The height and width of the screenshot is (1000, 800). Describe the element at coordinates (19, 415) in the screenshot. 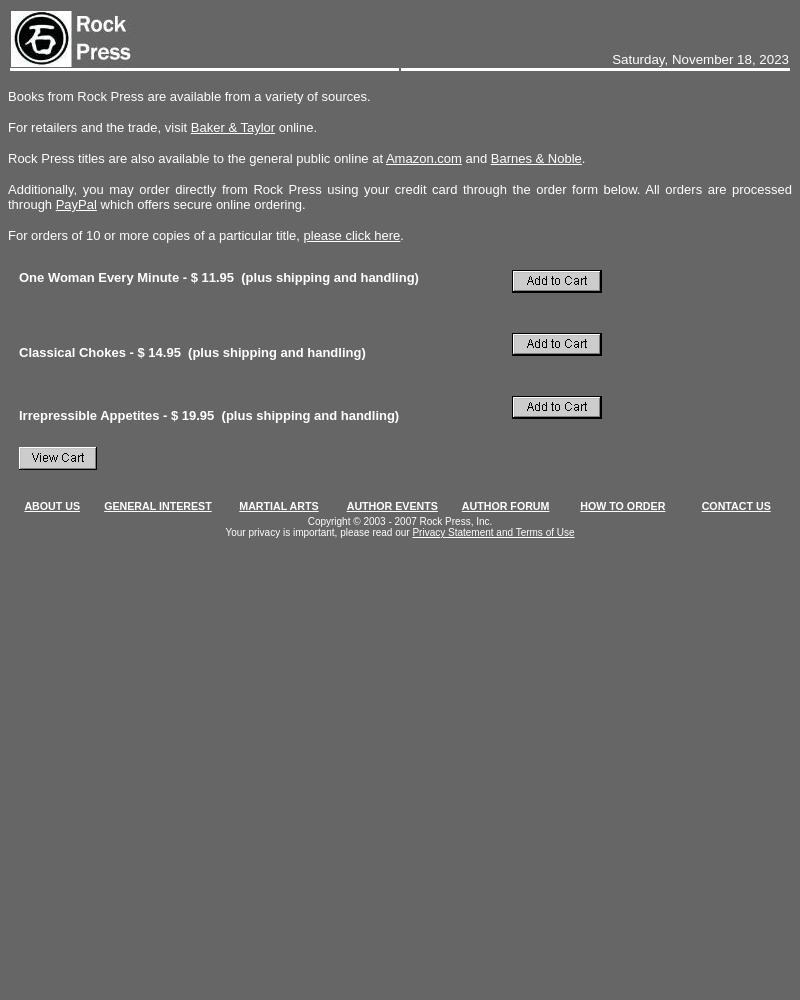

I see `'Irrepressible Appetites - $
        19.95  (plus shipping and handling)'` at that location.